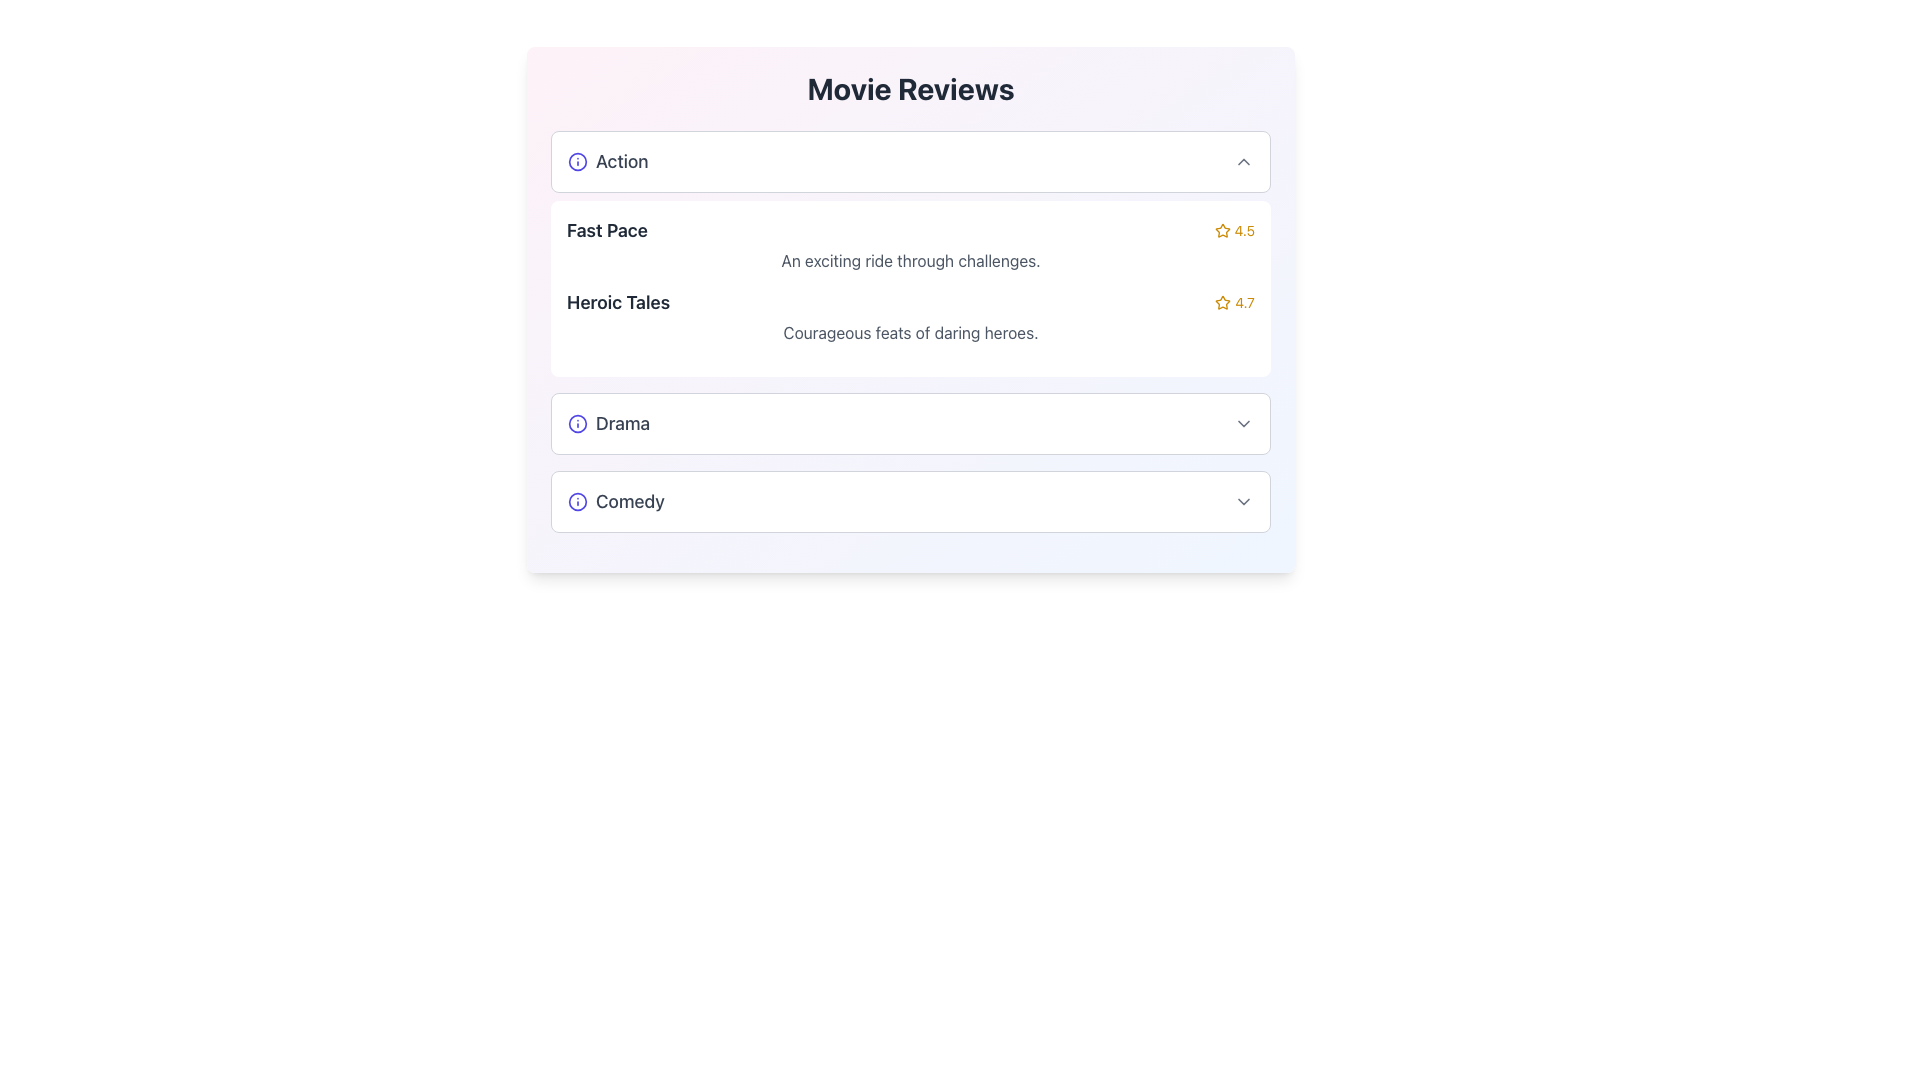 This screenshot has height=1080, width=1920. Describe the element at coordinates (608, 423) in the screenshot. I see `the Text Label with Icon that represents the title of the 'Drama' category within the 'Movie Reviews' section, specifically in the third collapsible panel` at that location.